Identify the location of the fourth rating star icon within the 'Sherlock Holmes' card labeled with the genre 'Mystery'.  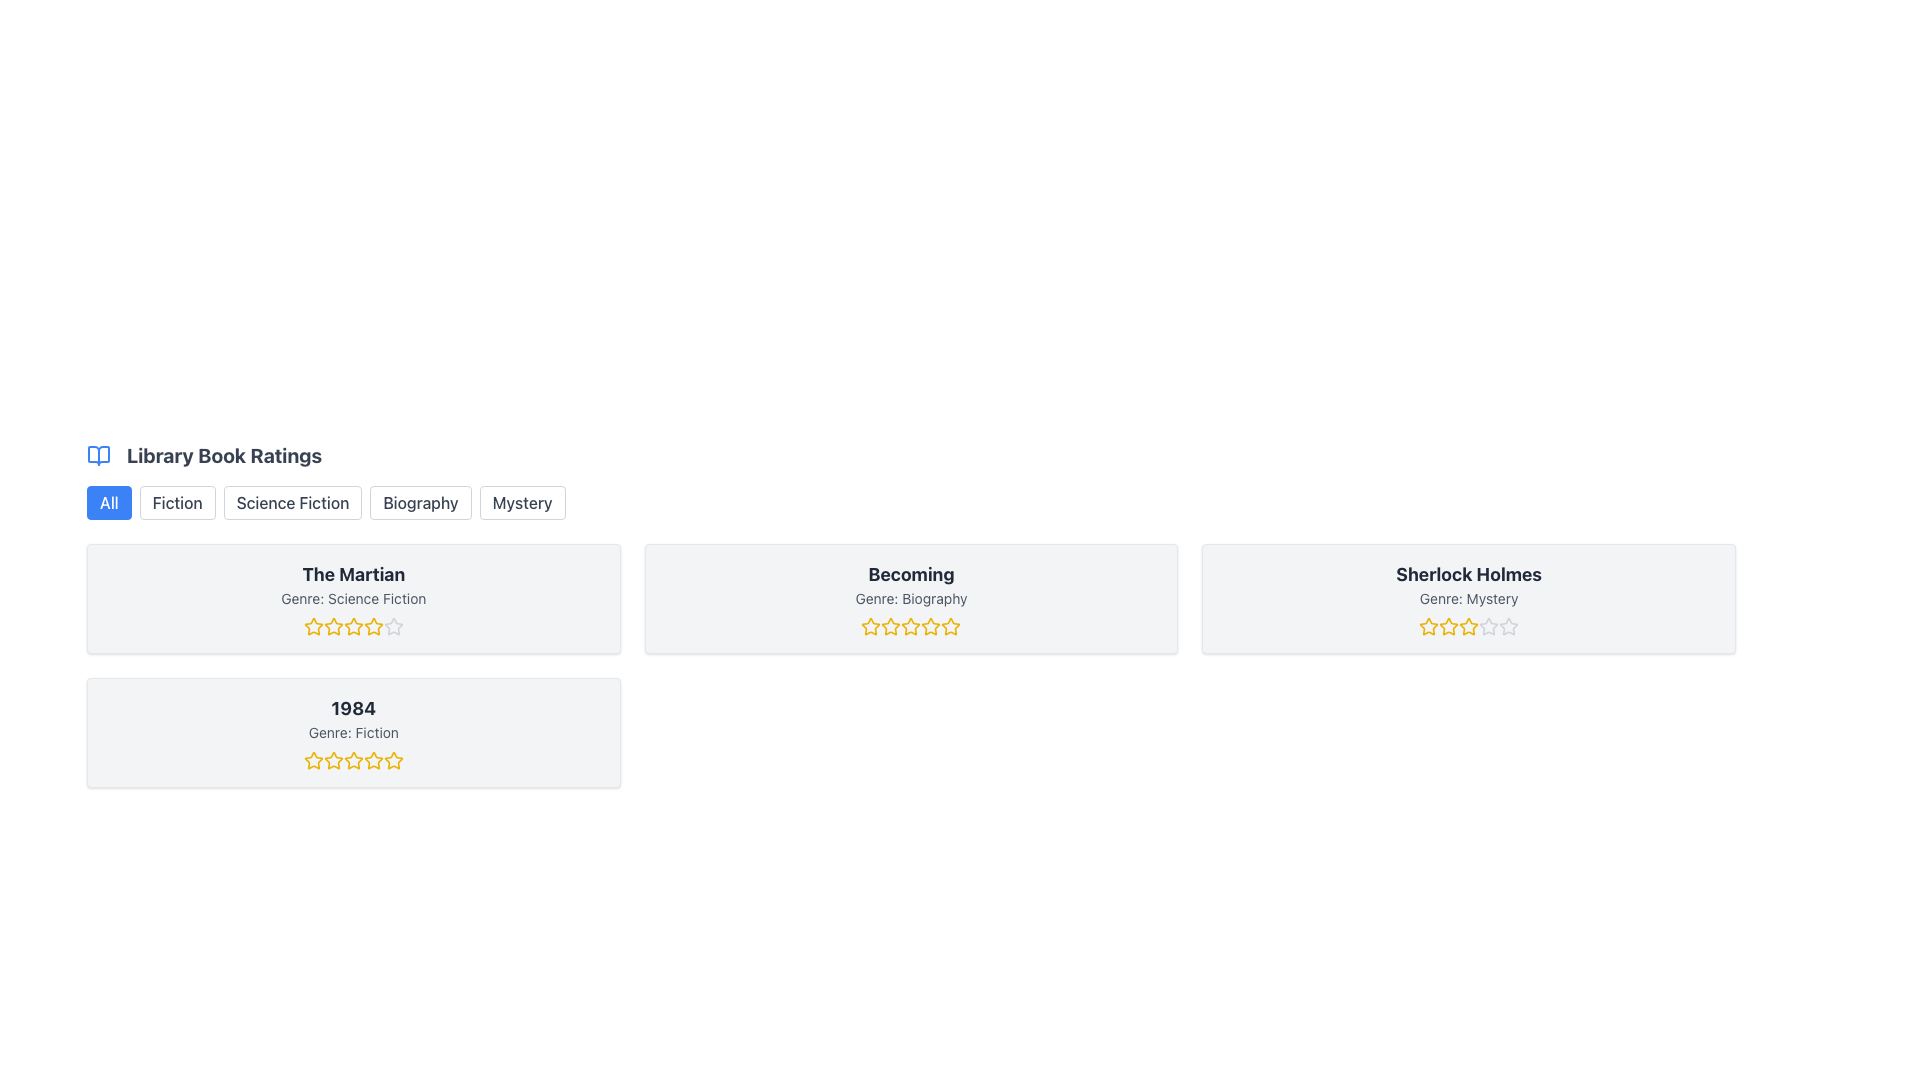
(1469, 626).